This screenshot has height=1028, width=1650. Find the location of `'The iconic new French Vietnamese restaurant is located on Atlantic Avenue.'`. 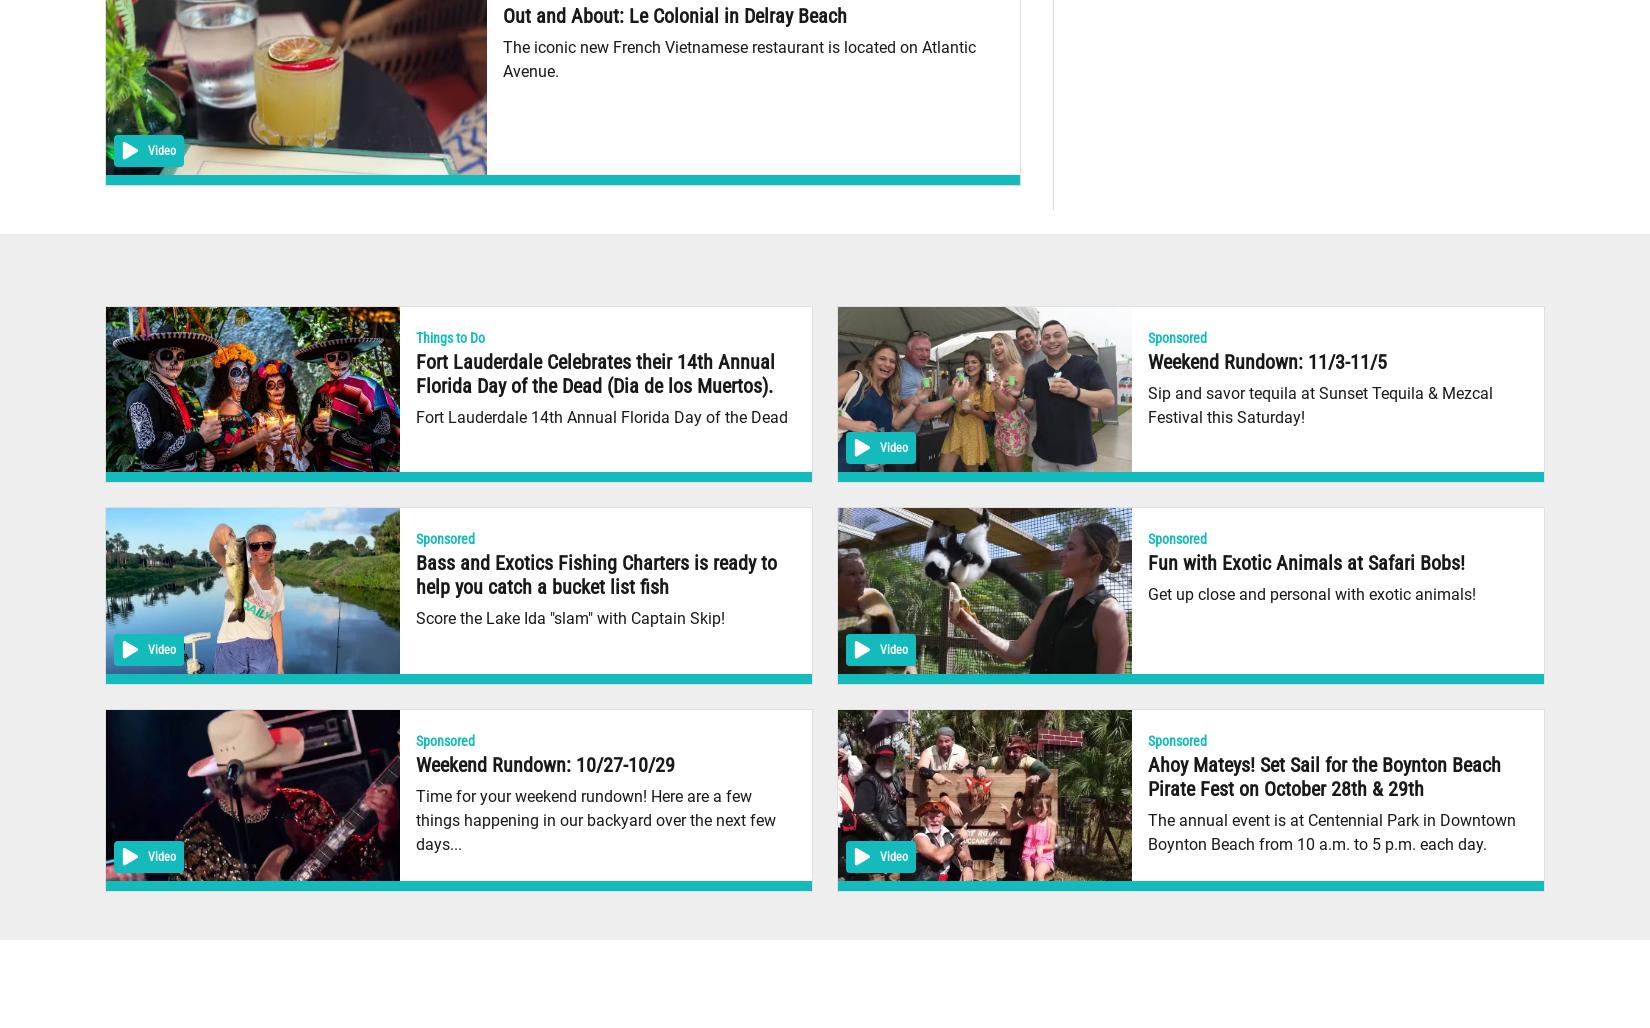

'The iconic new French Vietnamese restaurant is located on Atlantic Avenue.' is located at coordinates (737, 58).